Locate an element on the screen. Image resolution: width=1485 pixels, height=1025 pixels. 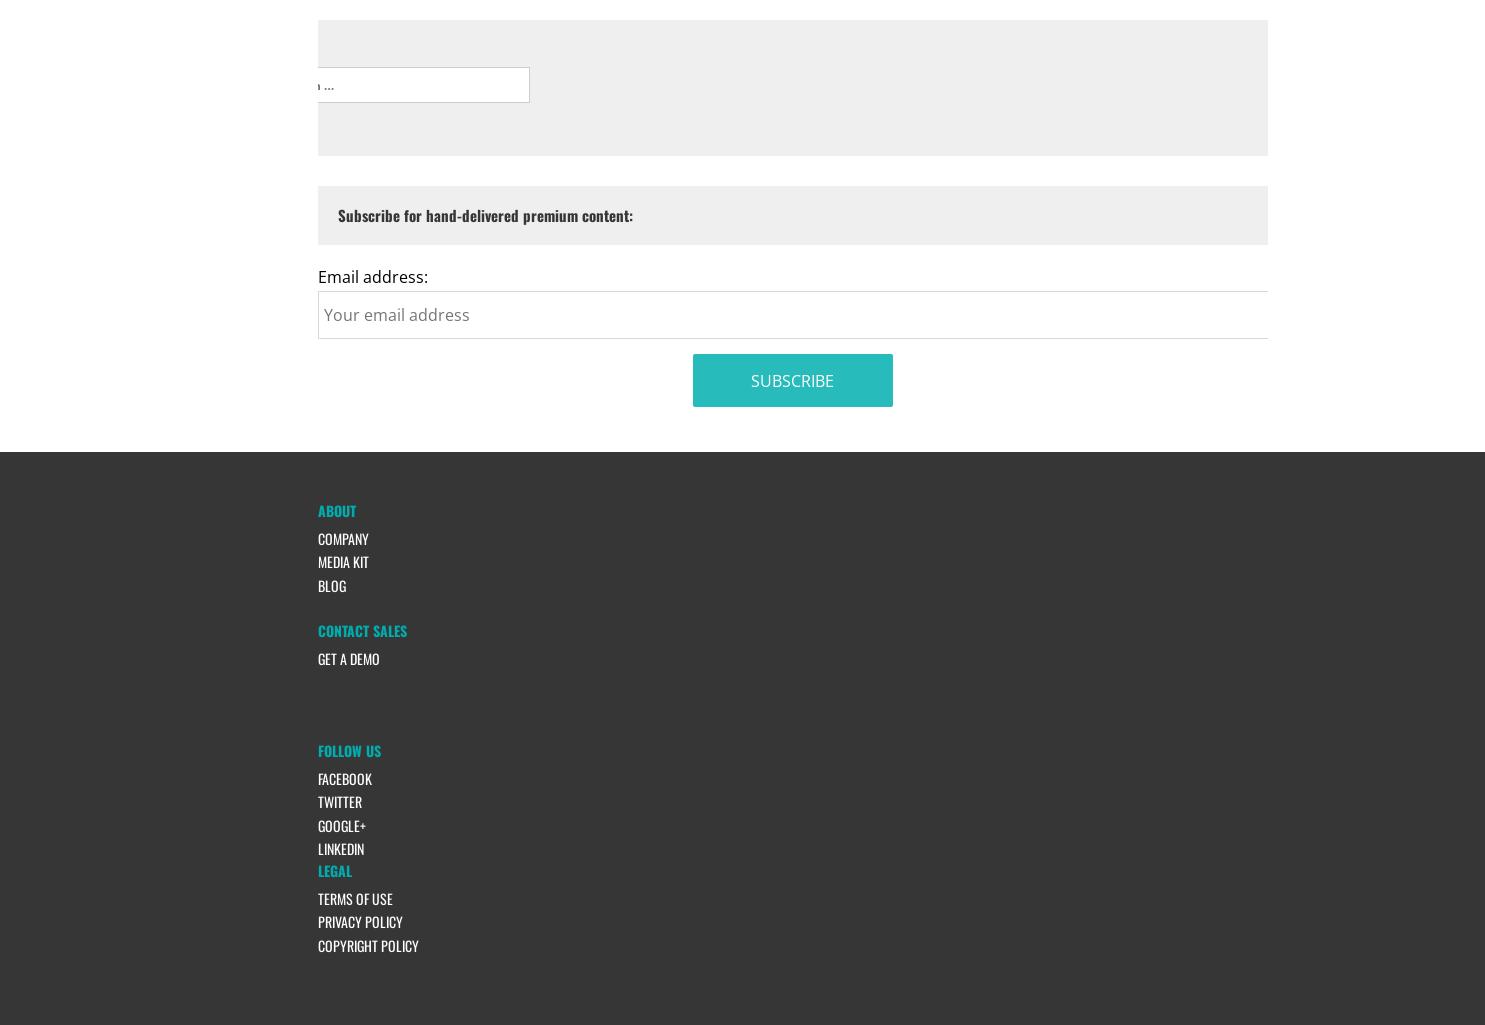
'Media Kit' is located at coordinates (341, 561).